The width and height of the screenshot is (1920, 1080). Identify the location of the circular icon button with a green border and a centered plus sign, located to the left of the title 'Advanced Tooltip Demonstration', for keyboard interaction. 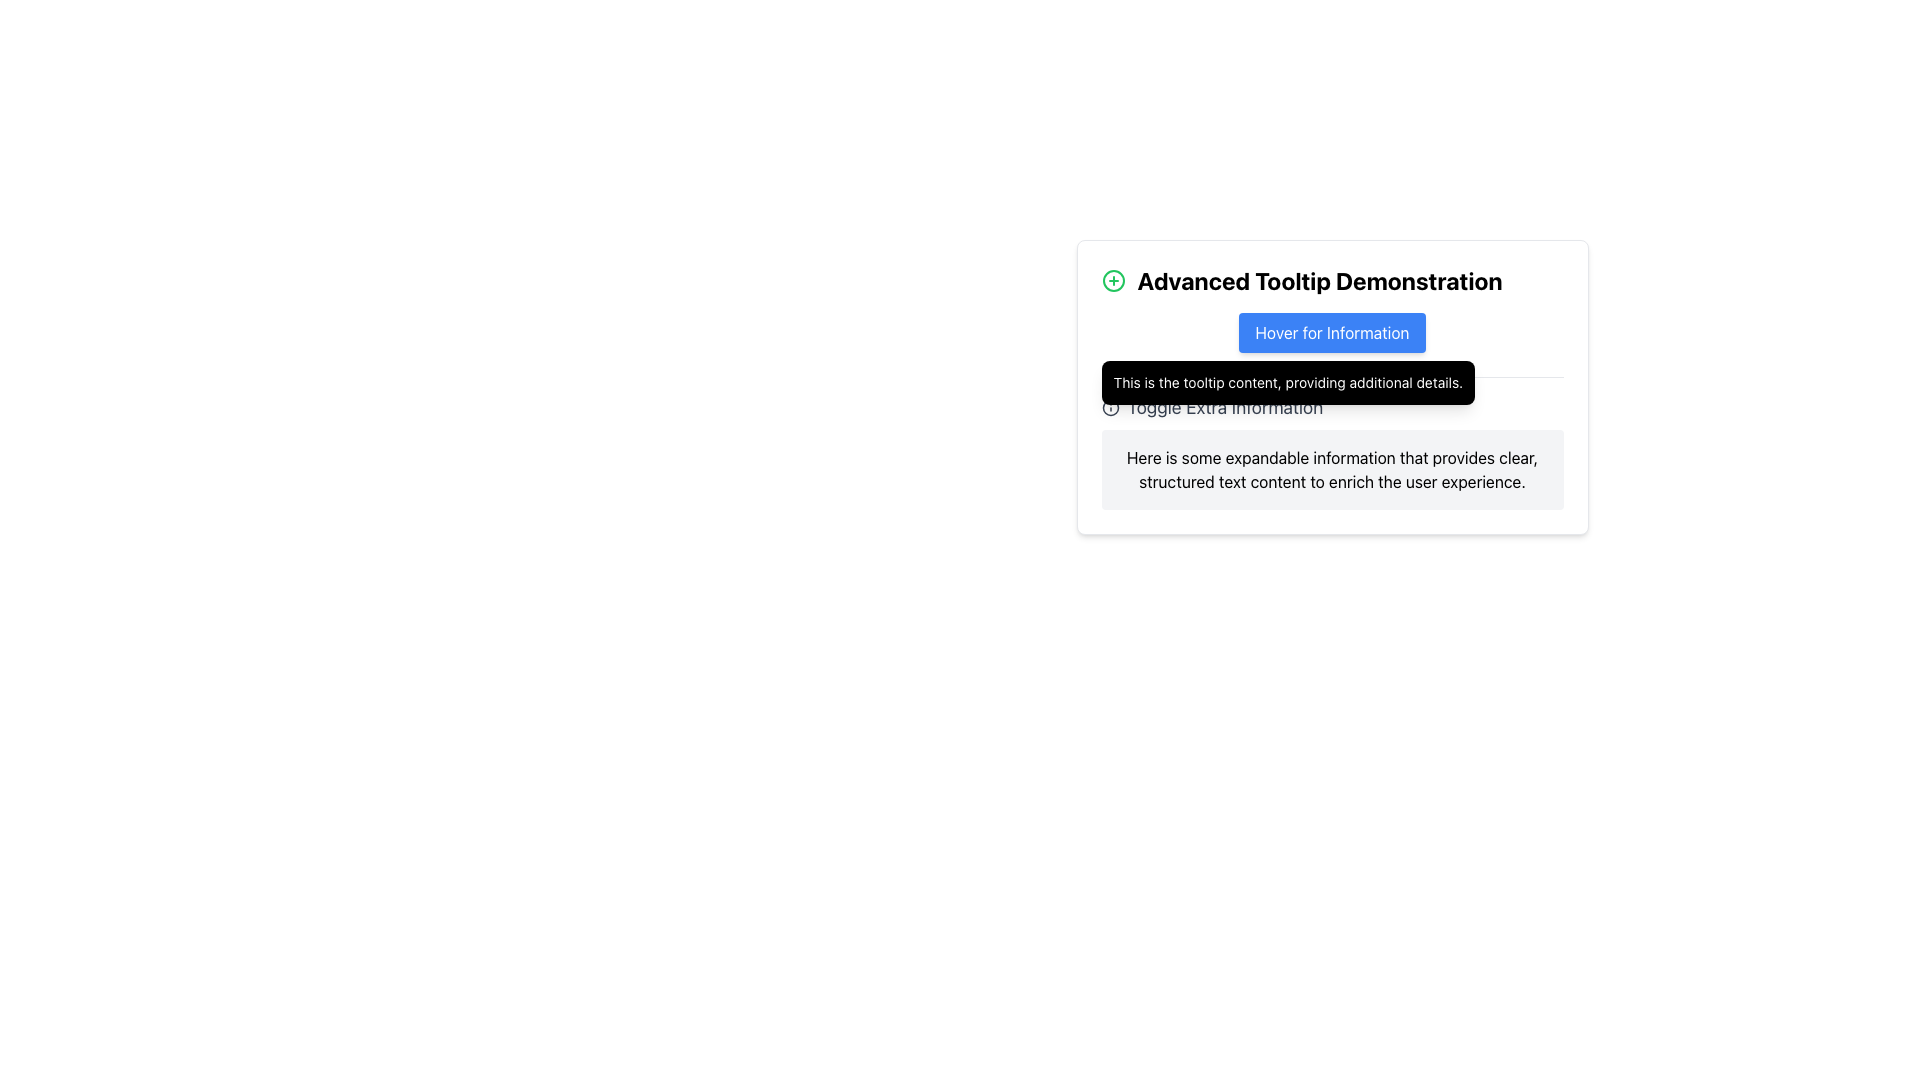
(1112, 281).